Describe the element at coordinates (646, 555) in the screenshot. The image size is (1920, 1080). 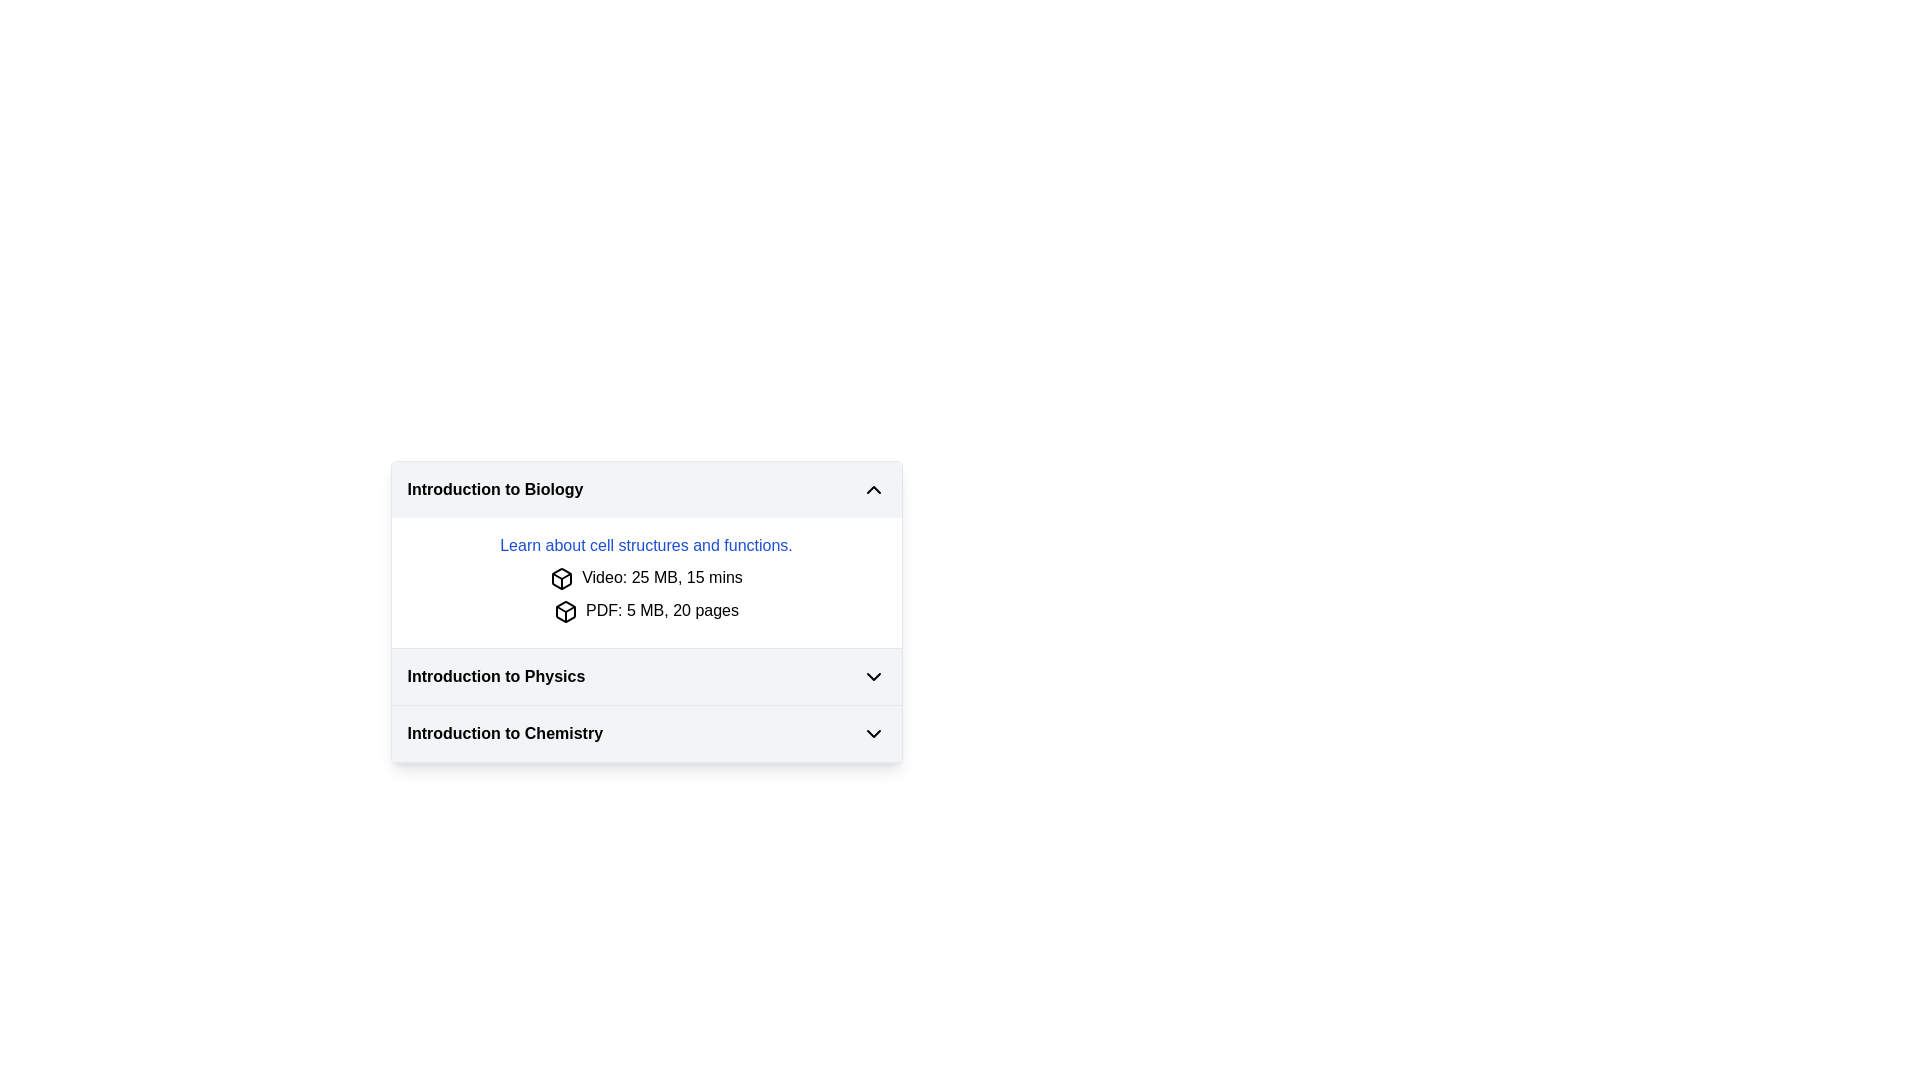
I see `the text links within the collapsible content card titled 'Introduction to Biology'` at that location.